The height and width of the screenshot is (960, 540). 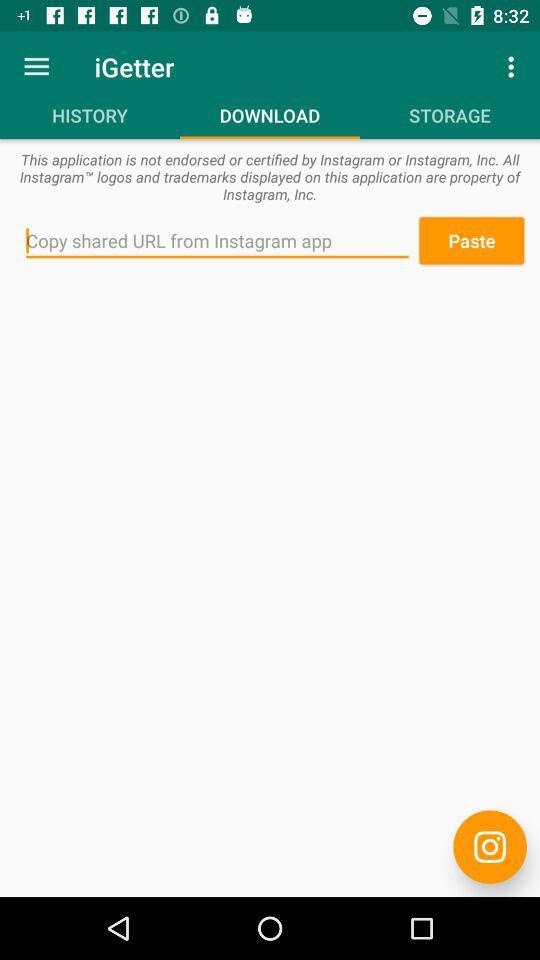 I want to click on share on social media, so click(x=489, y=846).